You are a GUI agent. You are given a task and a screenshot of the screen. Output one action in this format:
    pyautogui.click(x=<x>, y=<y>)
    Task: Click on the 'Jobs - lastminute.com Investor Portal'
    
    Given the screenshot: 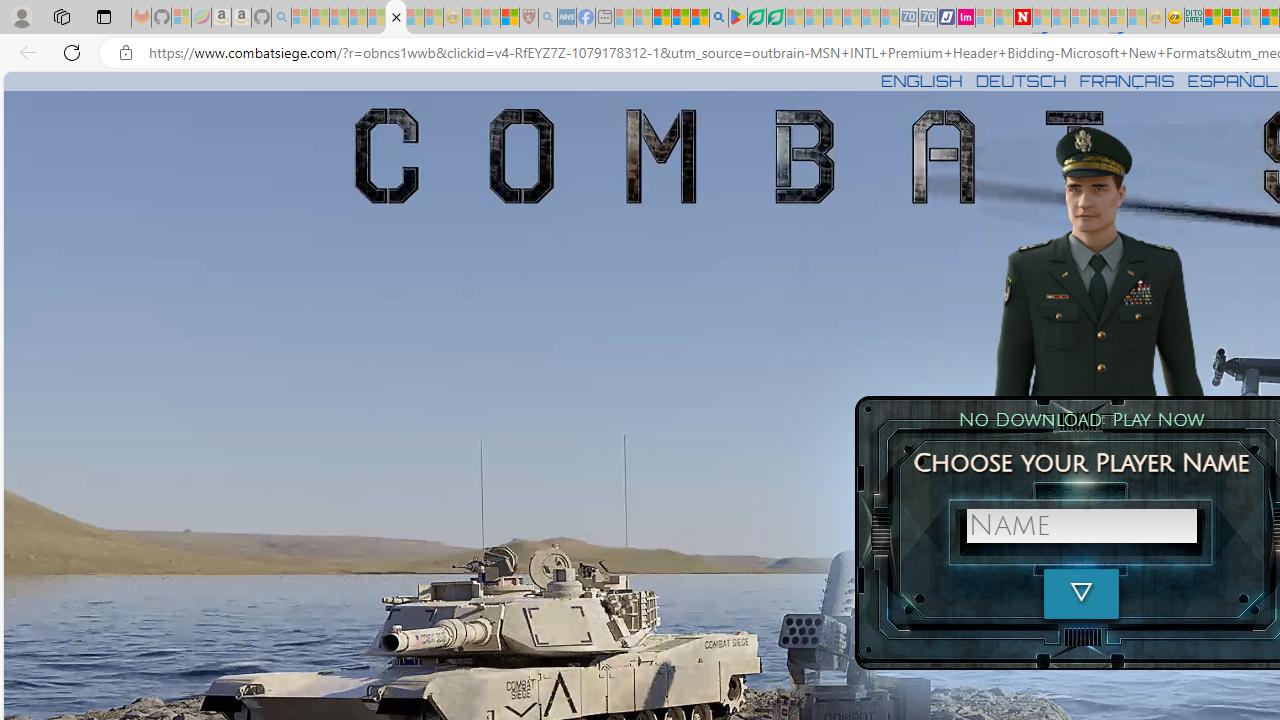 What is the action you would take?
    pyautogui.click(x=966, y=17)
    